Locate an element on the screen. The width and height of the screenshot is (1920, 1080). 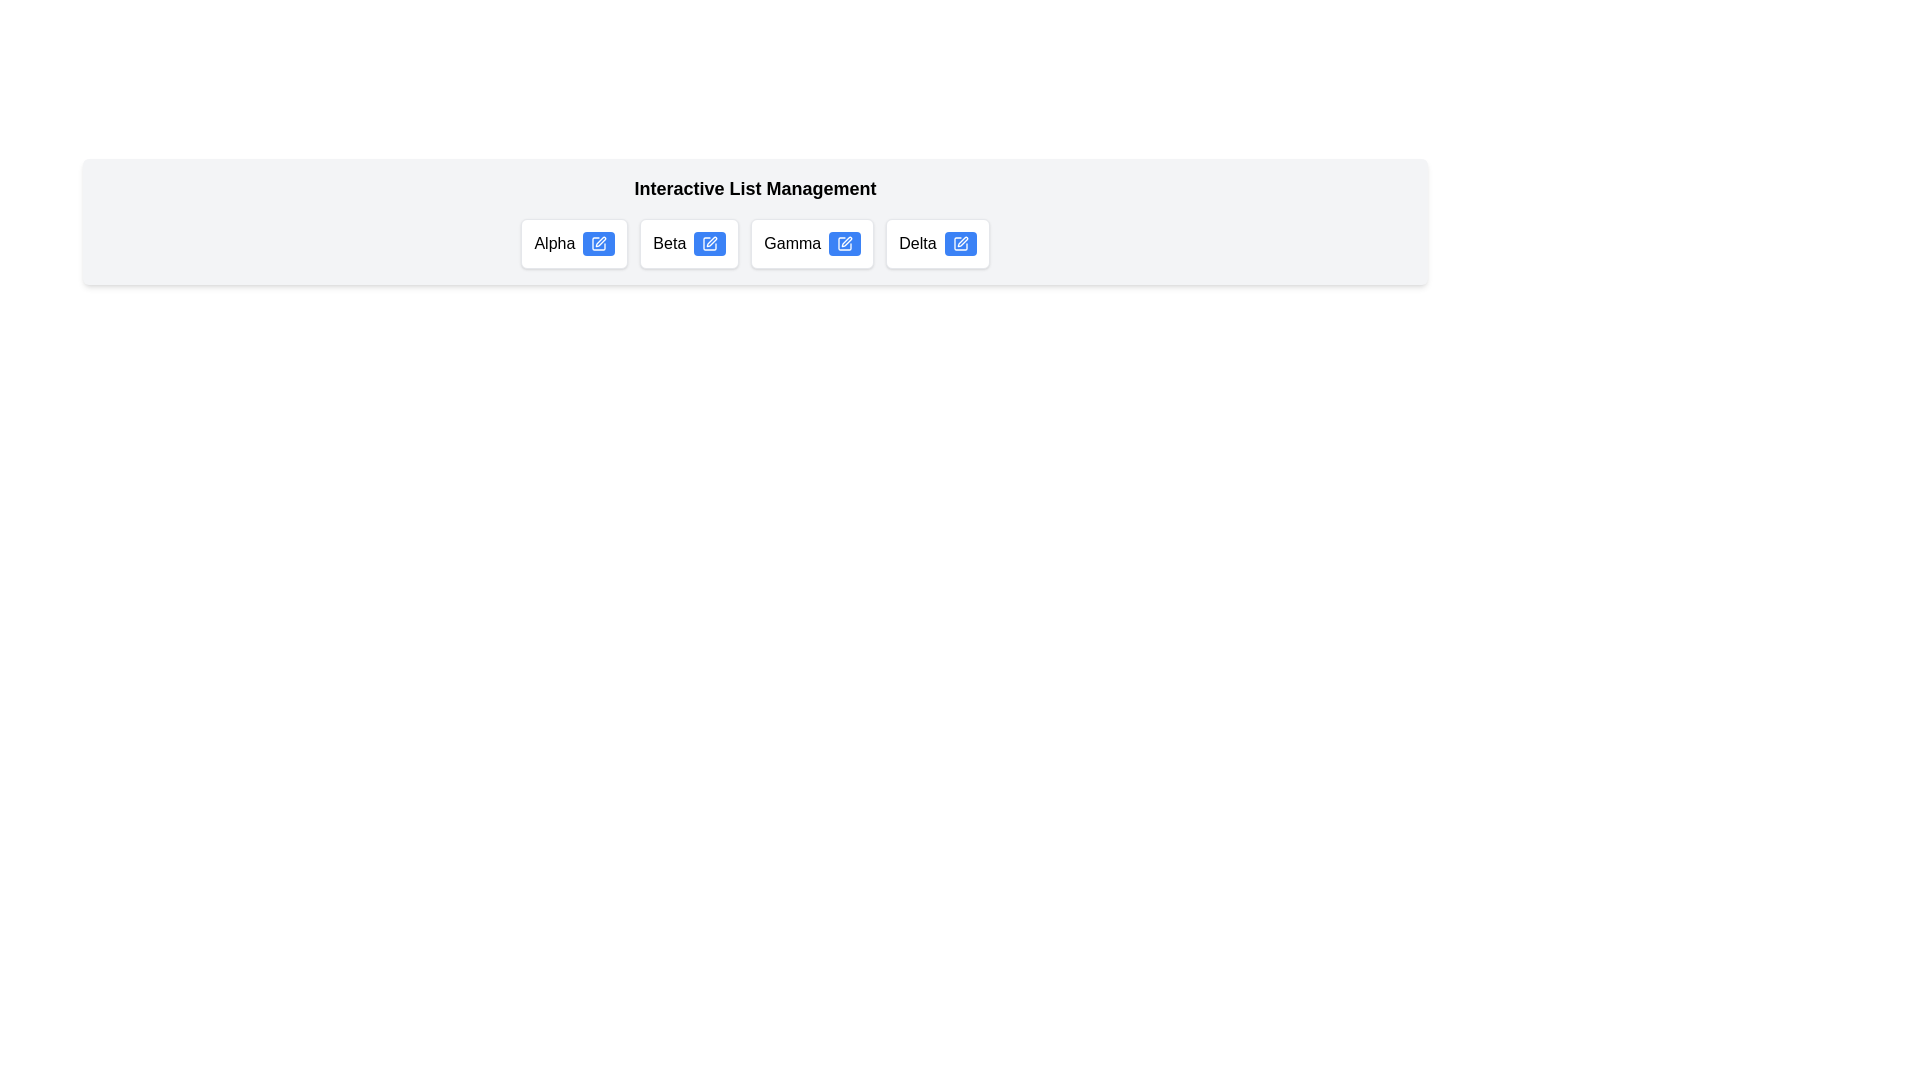
the icon associated with the 'Delta' label, located on the rightmost side of the row of buttons labeled 'Alpha,' 'Beta,' 'Gamma,' and 'Delta' is located at coordinates (962, 241).